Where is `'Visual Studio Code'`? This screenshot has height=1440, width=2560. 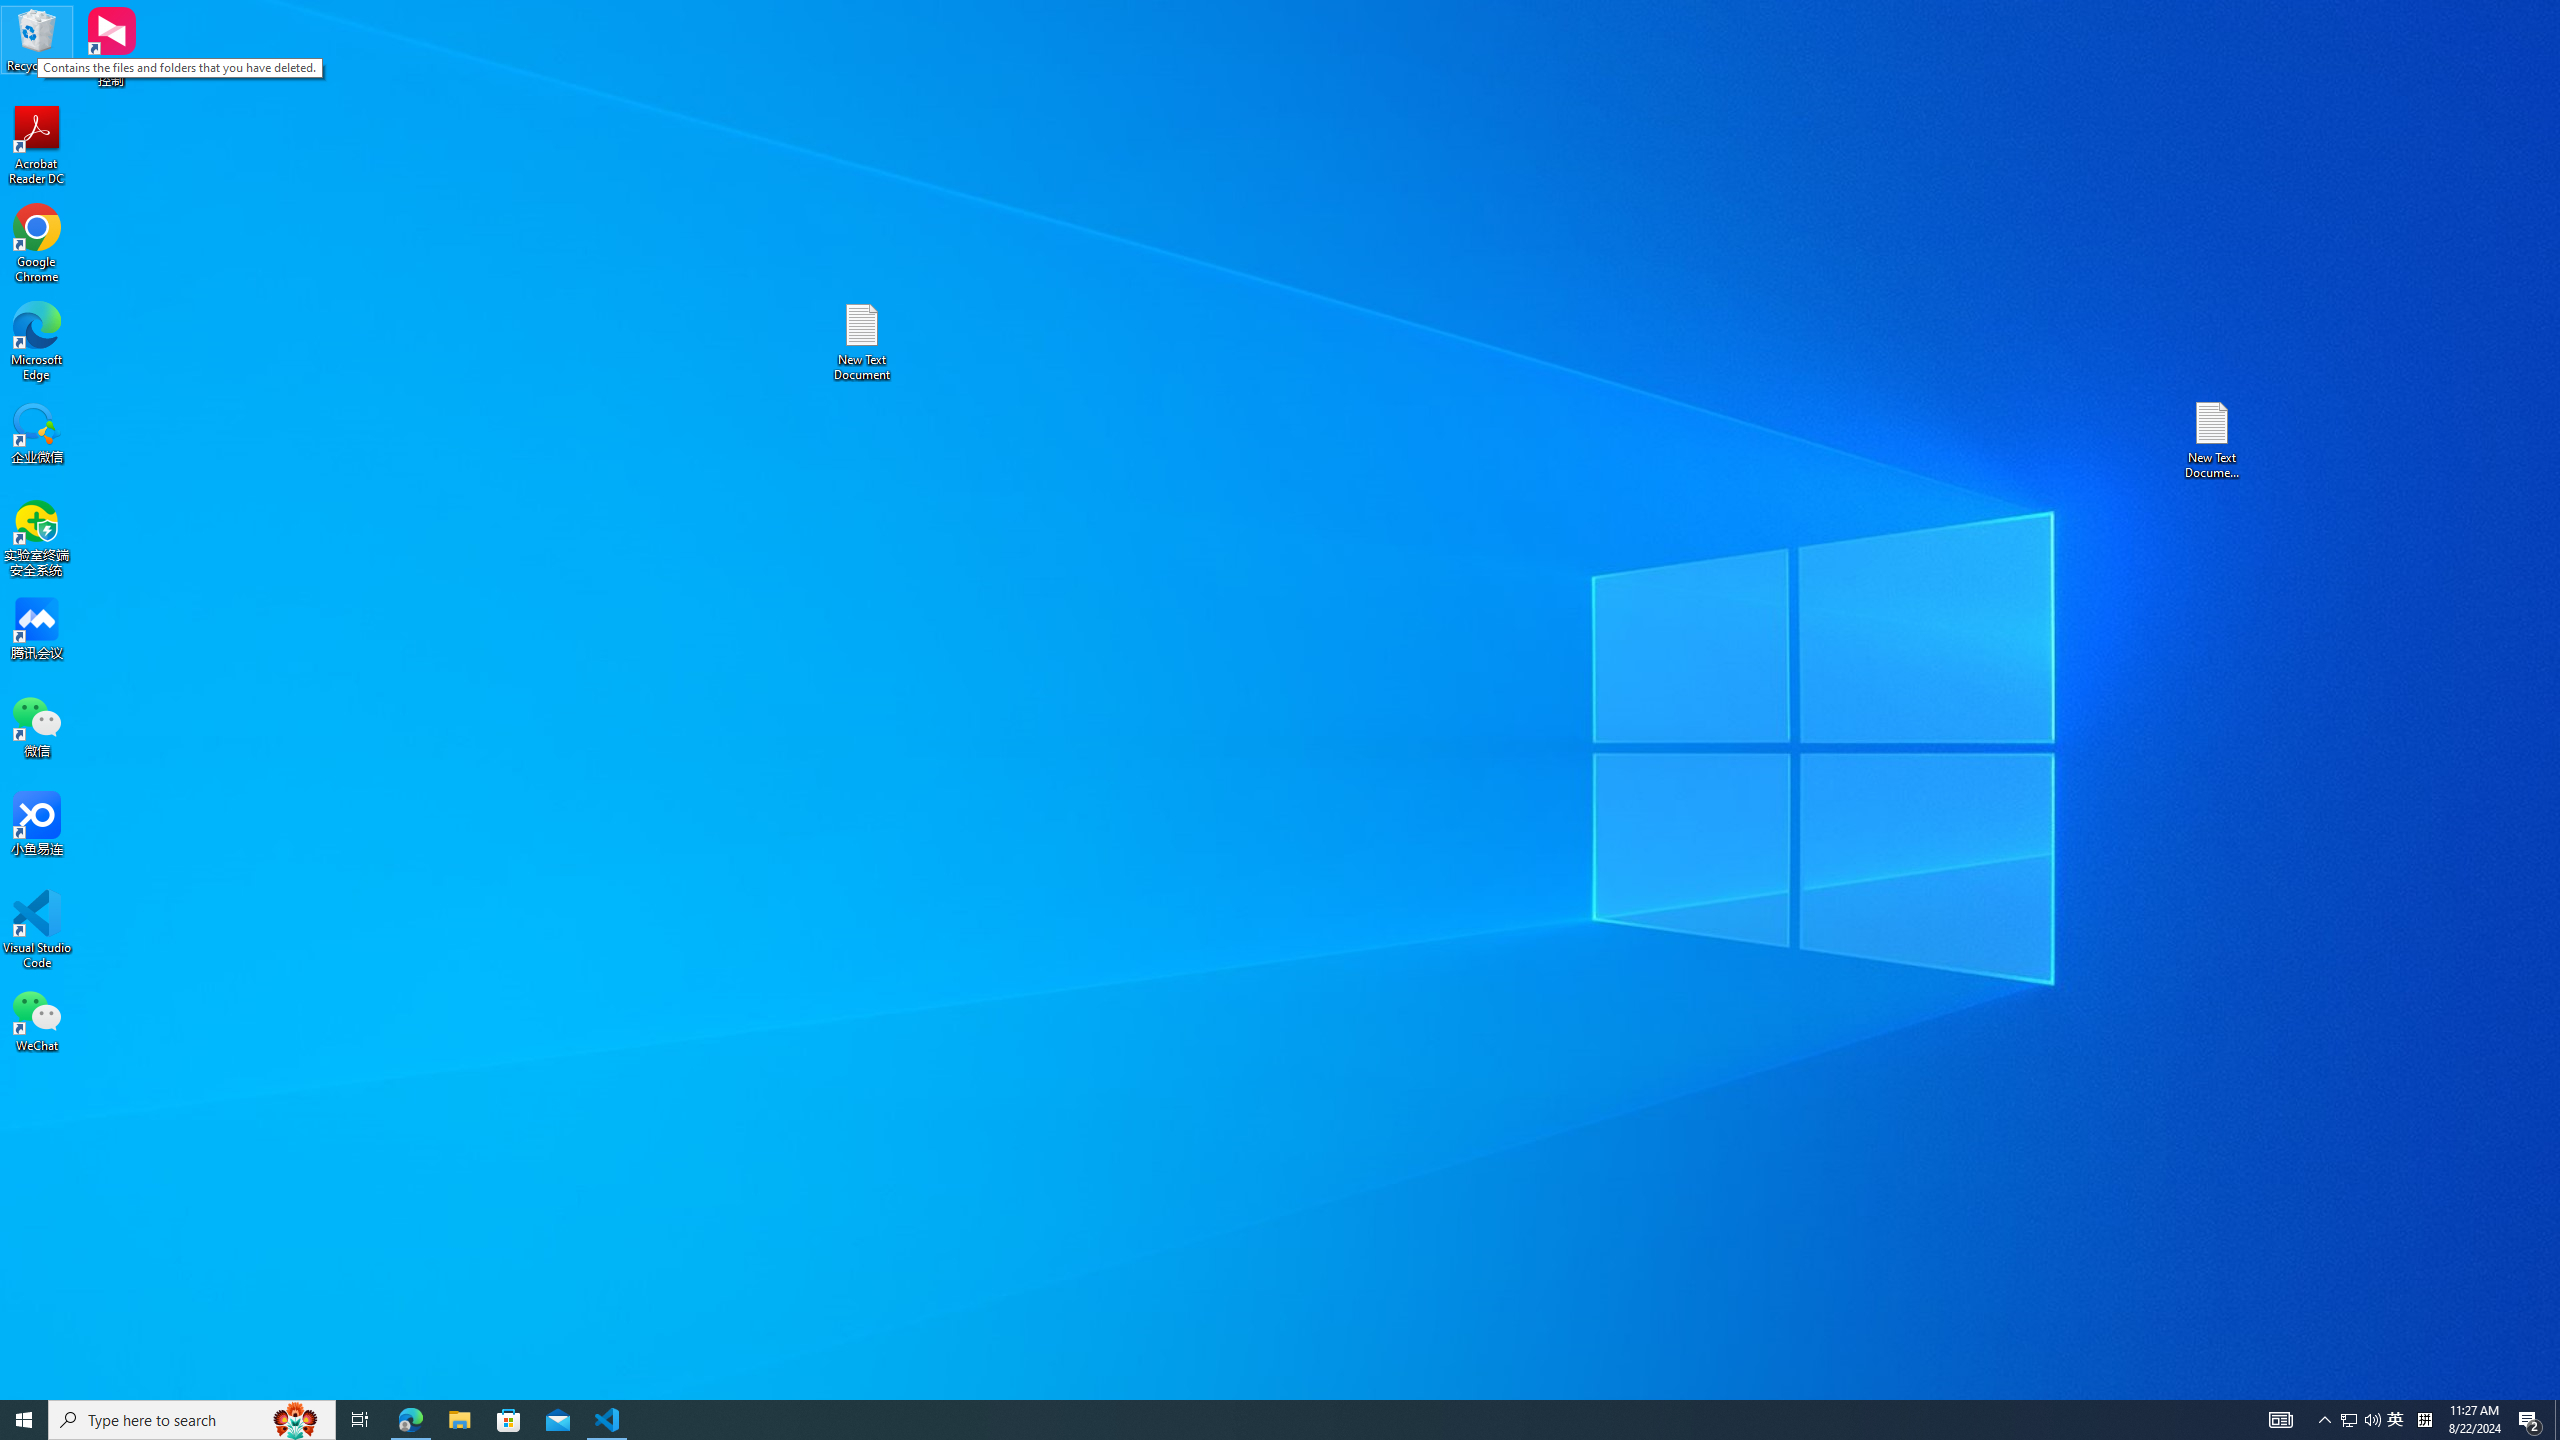 'Visual Studio Code' is located at coordinates (36, 928).